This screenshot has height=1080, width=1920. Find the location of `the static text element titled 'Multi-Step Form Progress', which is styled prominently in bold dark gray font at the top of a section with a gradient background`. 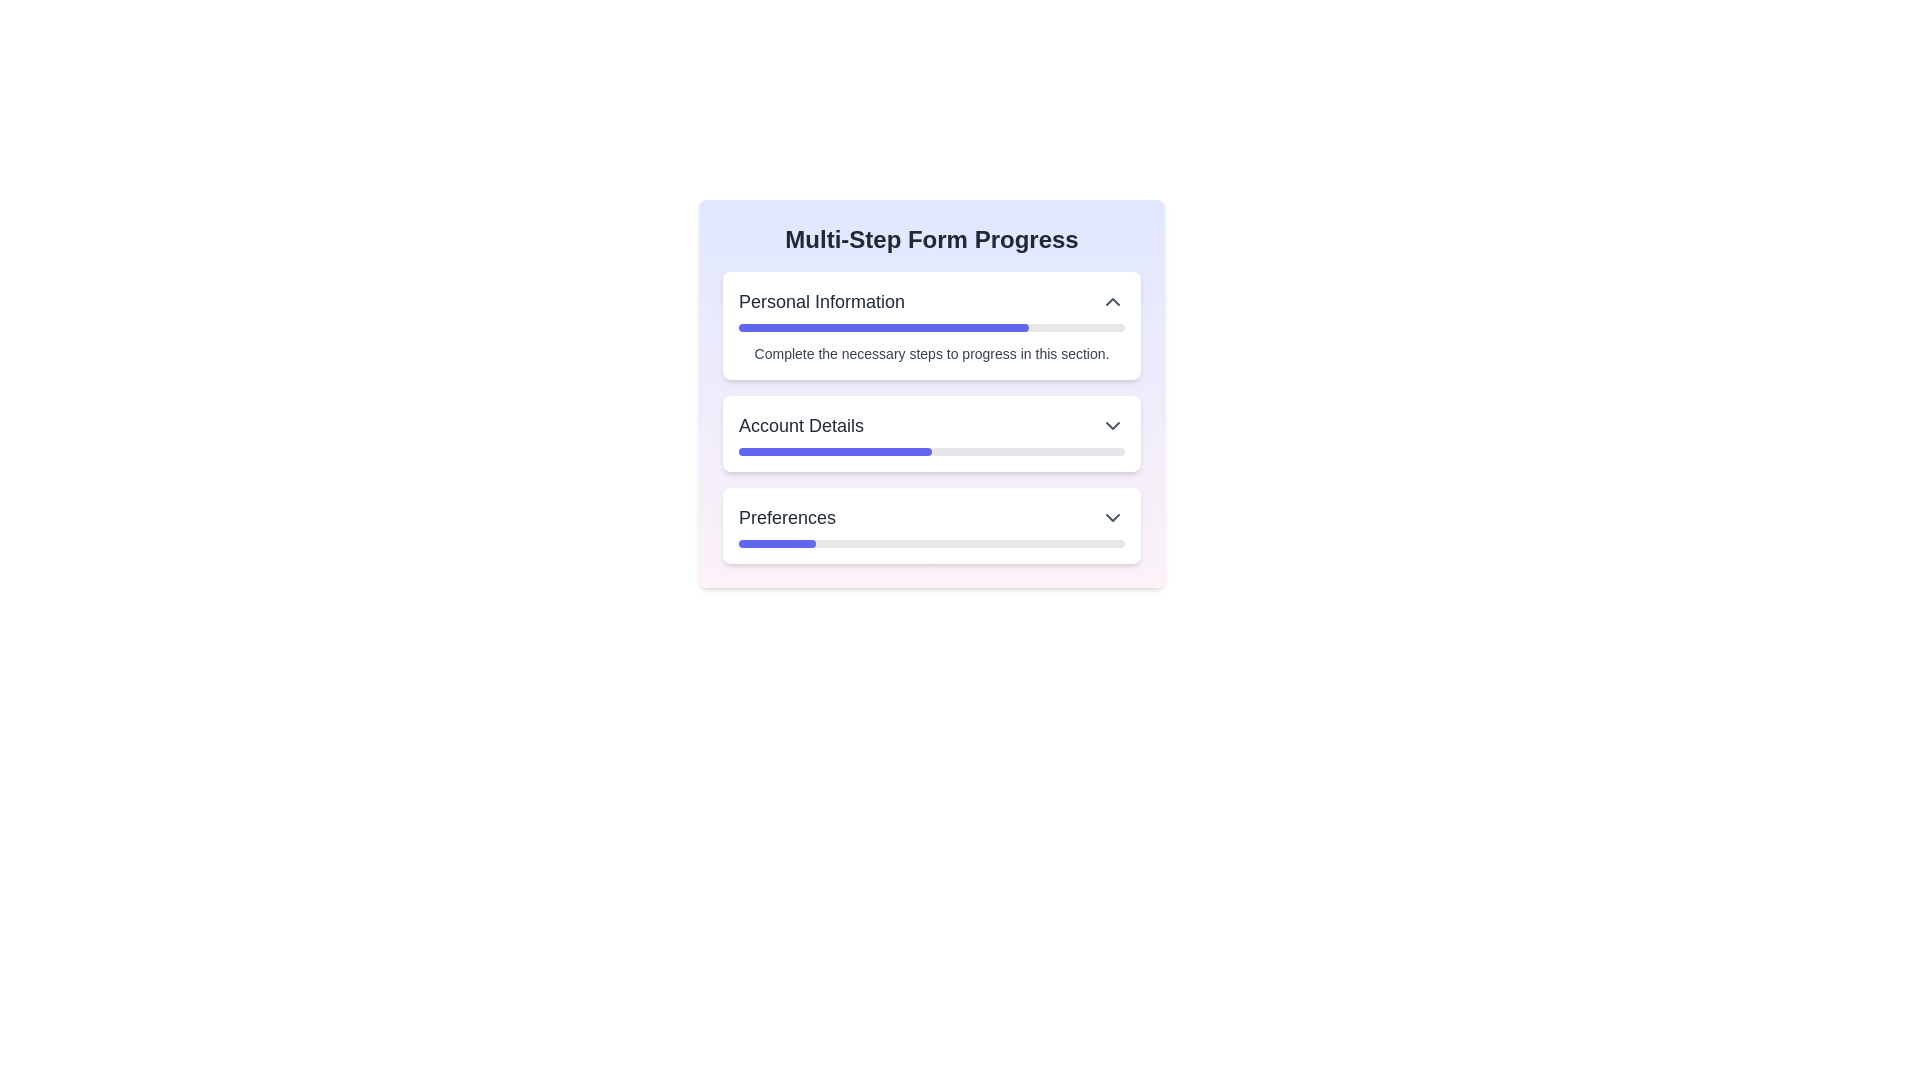

the static text element titled 'Multi-Step Form Progress', which is styled prominently in bold dark gray font at the top of a section with a gradient background is located at coordinates (930, 238).